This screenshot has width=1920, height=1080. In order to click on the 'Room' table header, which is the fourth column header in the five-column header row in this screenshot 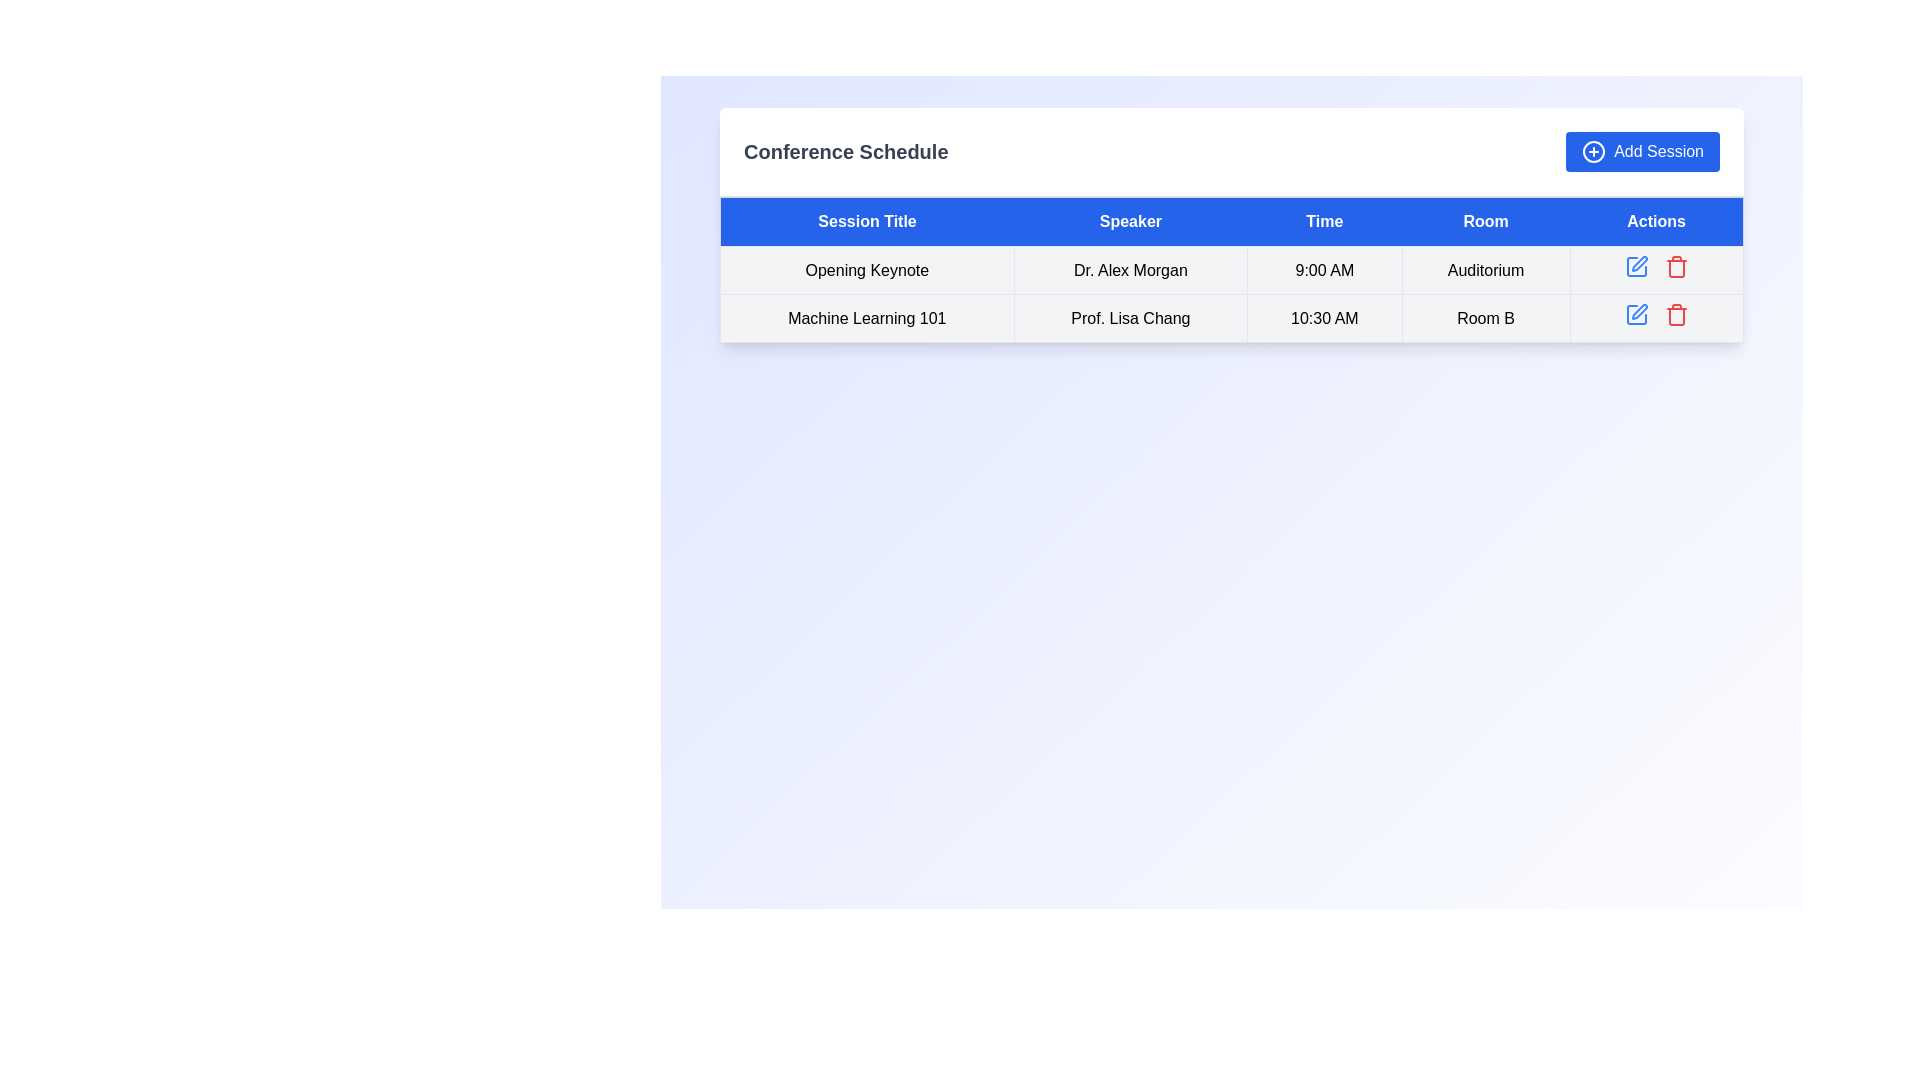, I will do `click(1486, 222)`.